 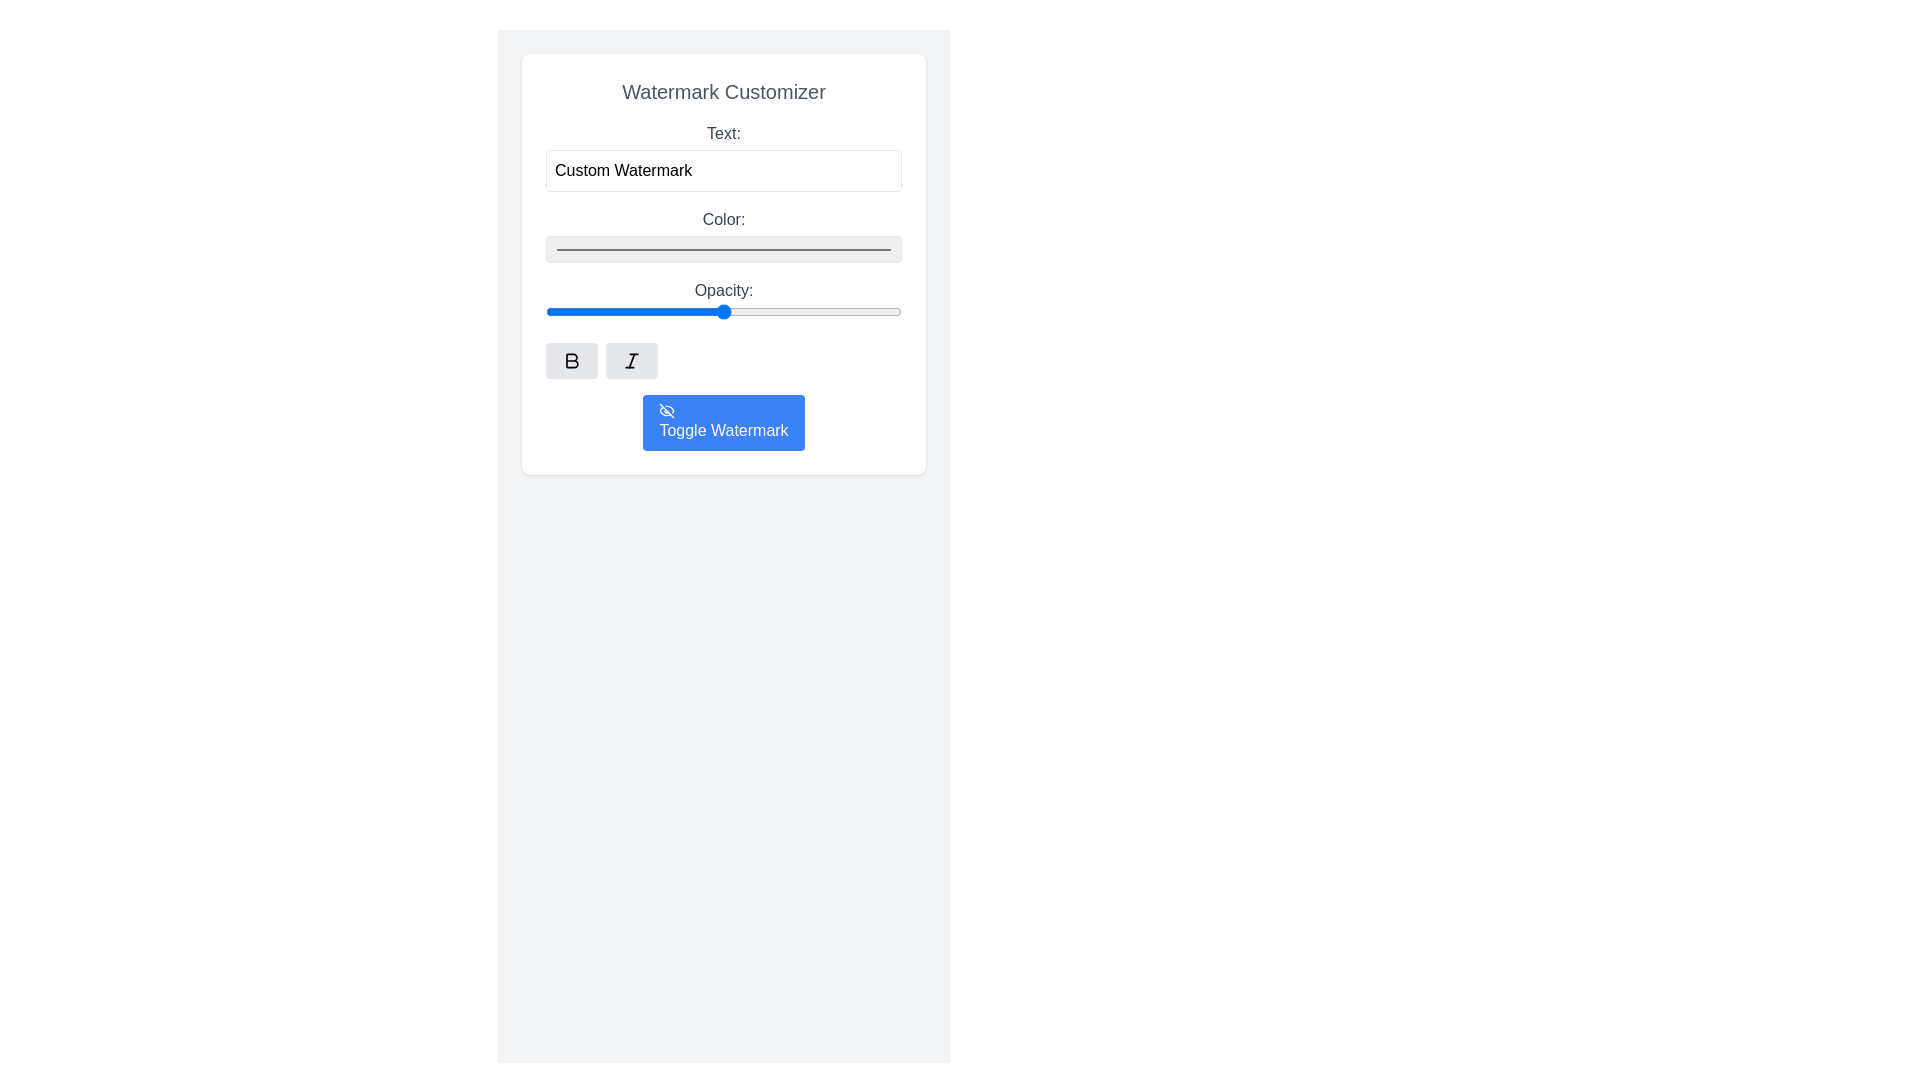 What do you see at coordinates (546, 312) in the screenshot?
I see `opacity value` at bounding box center [546, 312].